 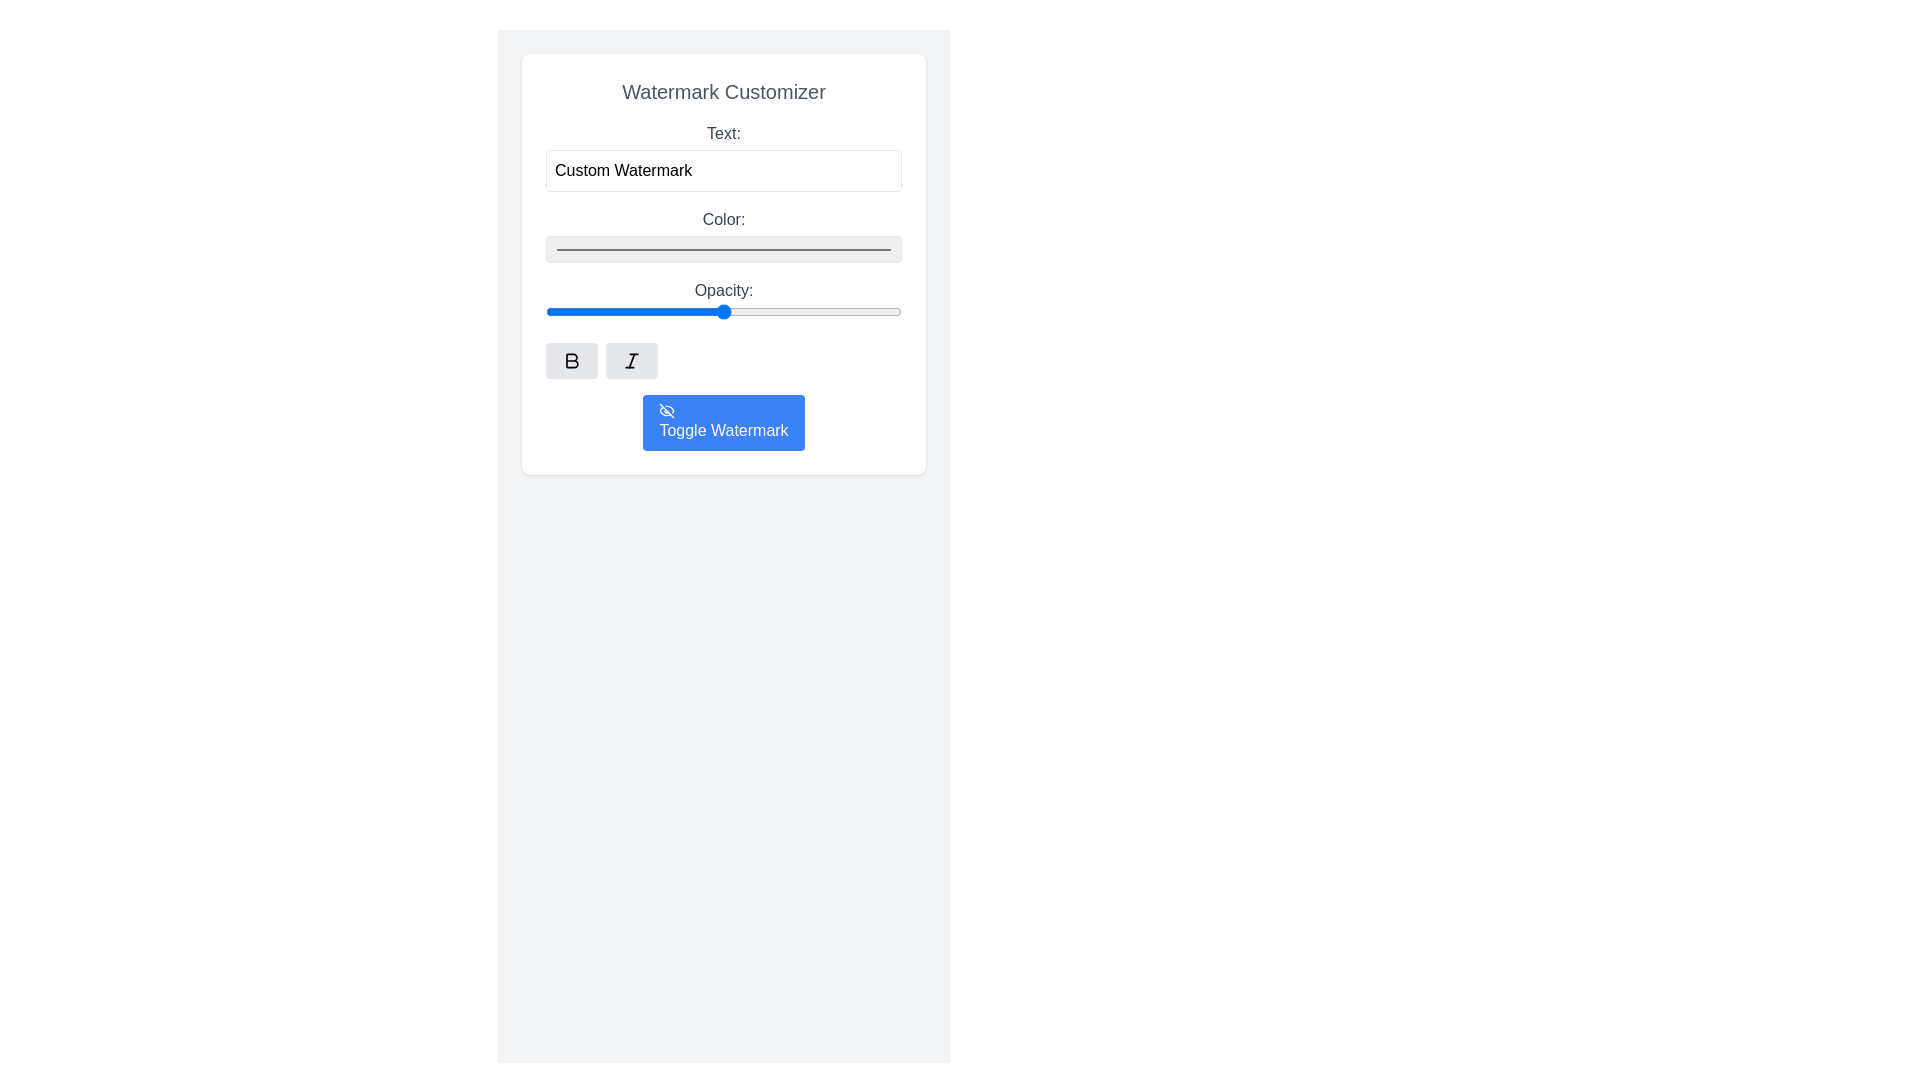 What do you see at coordinates (546, 312) in the screenshot?
I see `opacity value` at bounding box center [546, 312].